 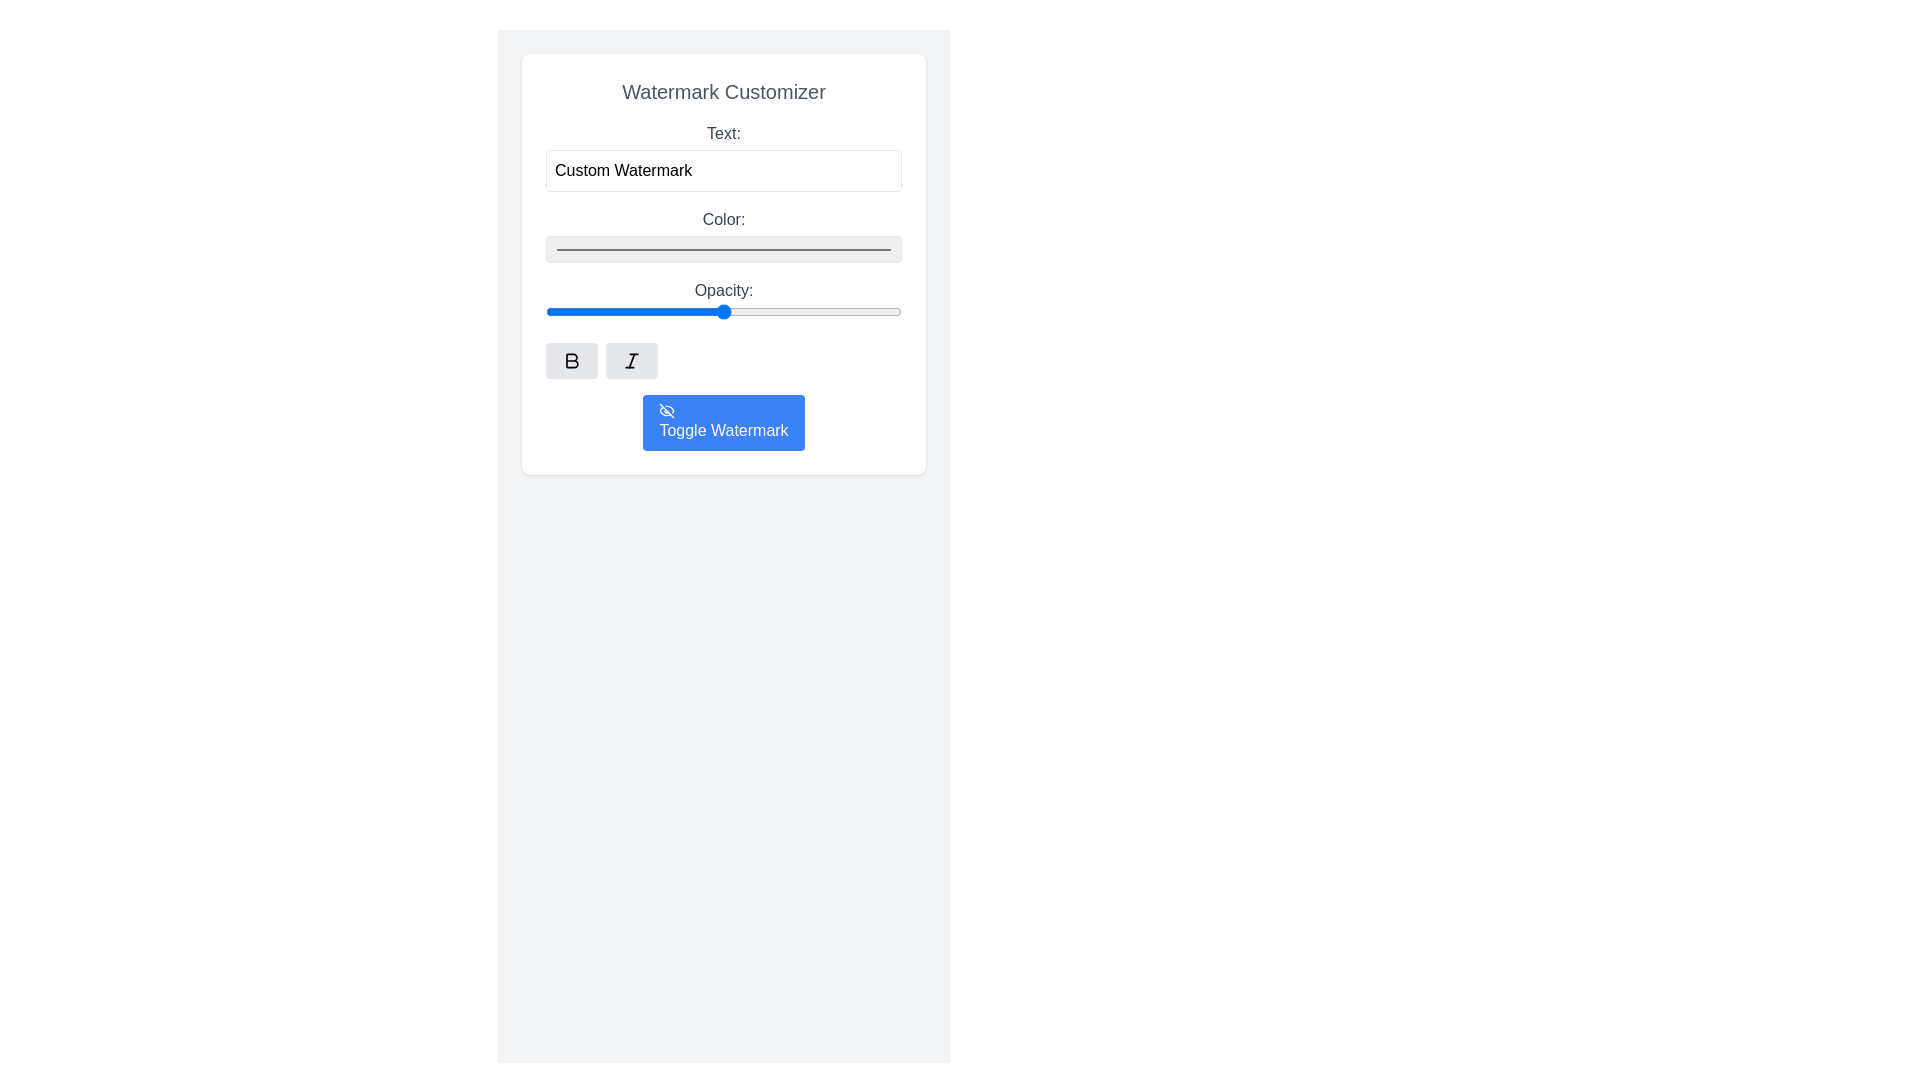 What do you see at coordinates (546, 312) in the screenshot?
I see `opacity value` at bounding box center [546, 312].